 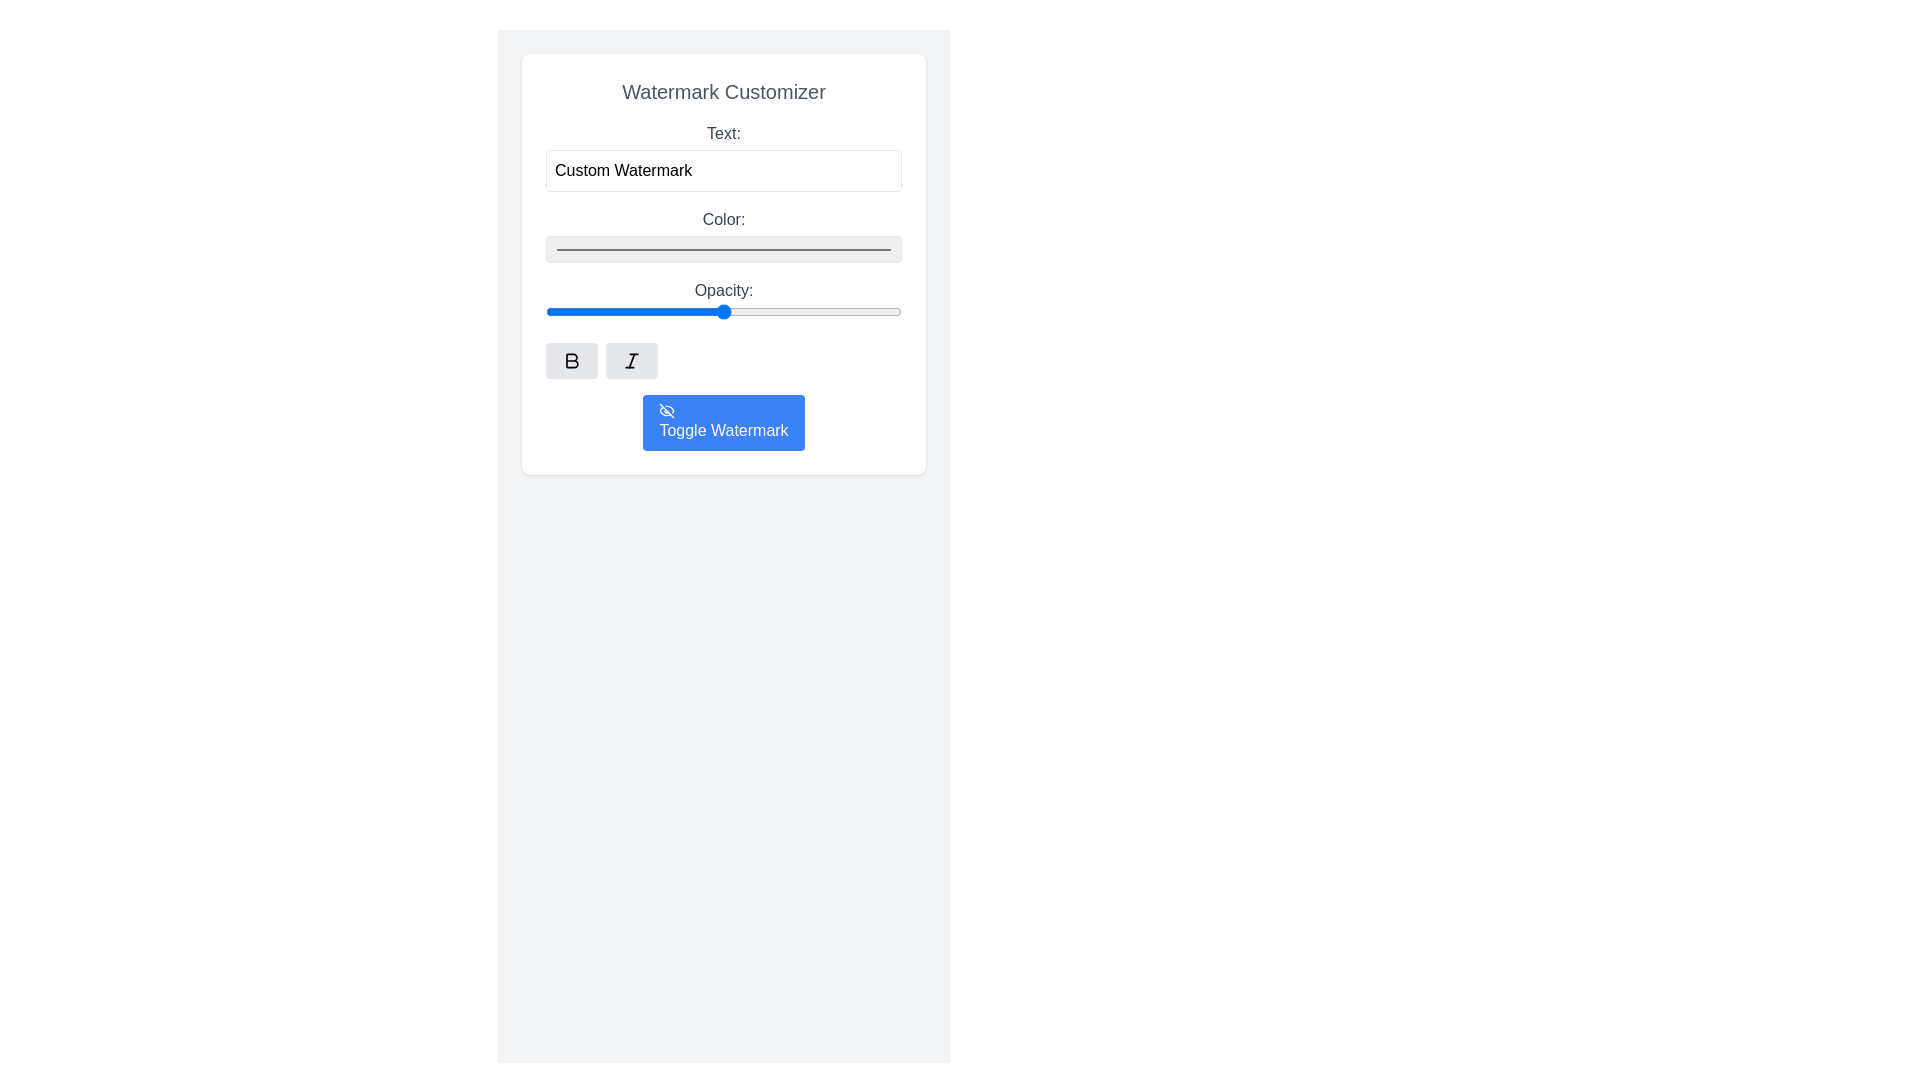 What do you see at coordinates (546, 312) in the screenshot?
I see `opacity value` at bounding box center [546, 312].